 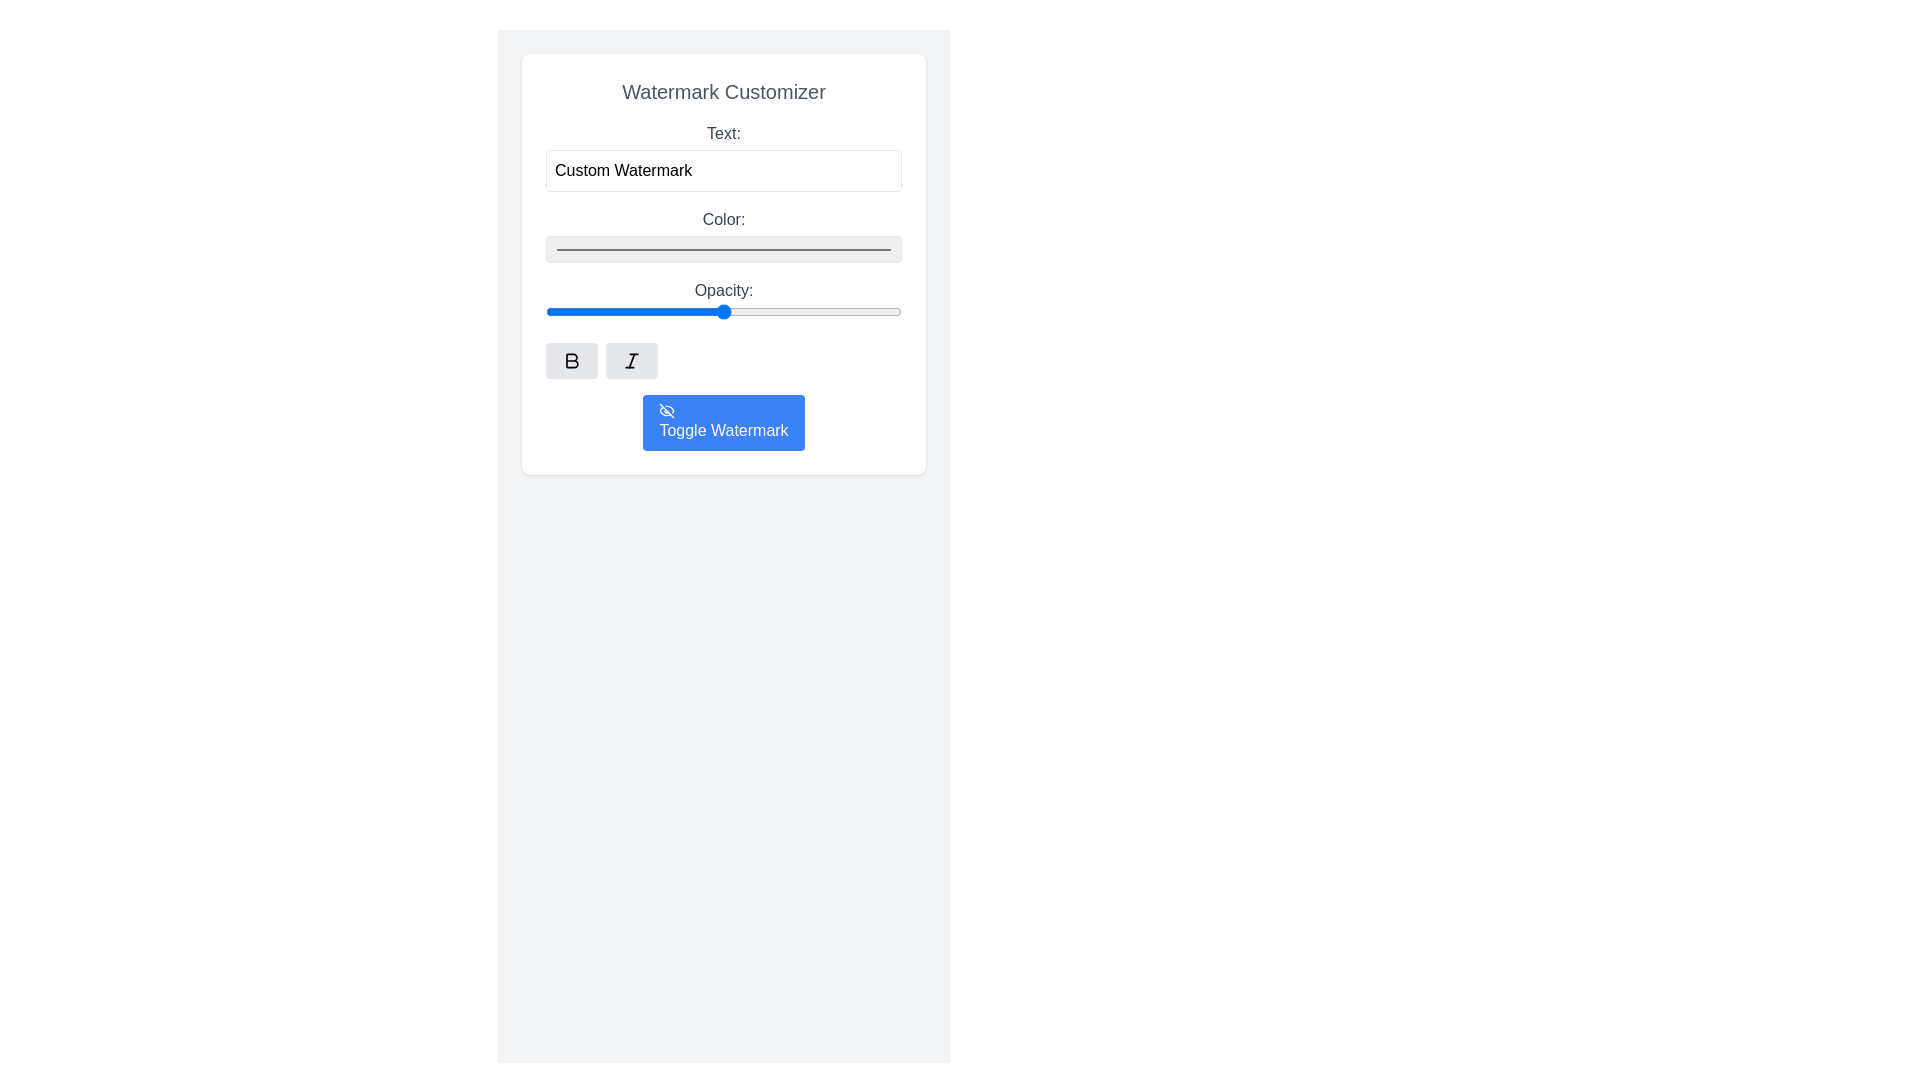 What do you see at coordinates (546, 312) in the screenshot?
I see `opacity value` at bounding box center [546, 312].